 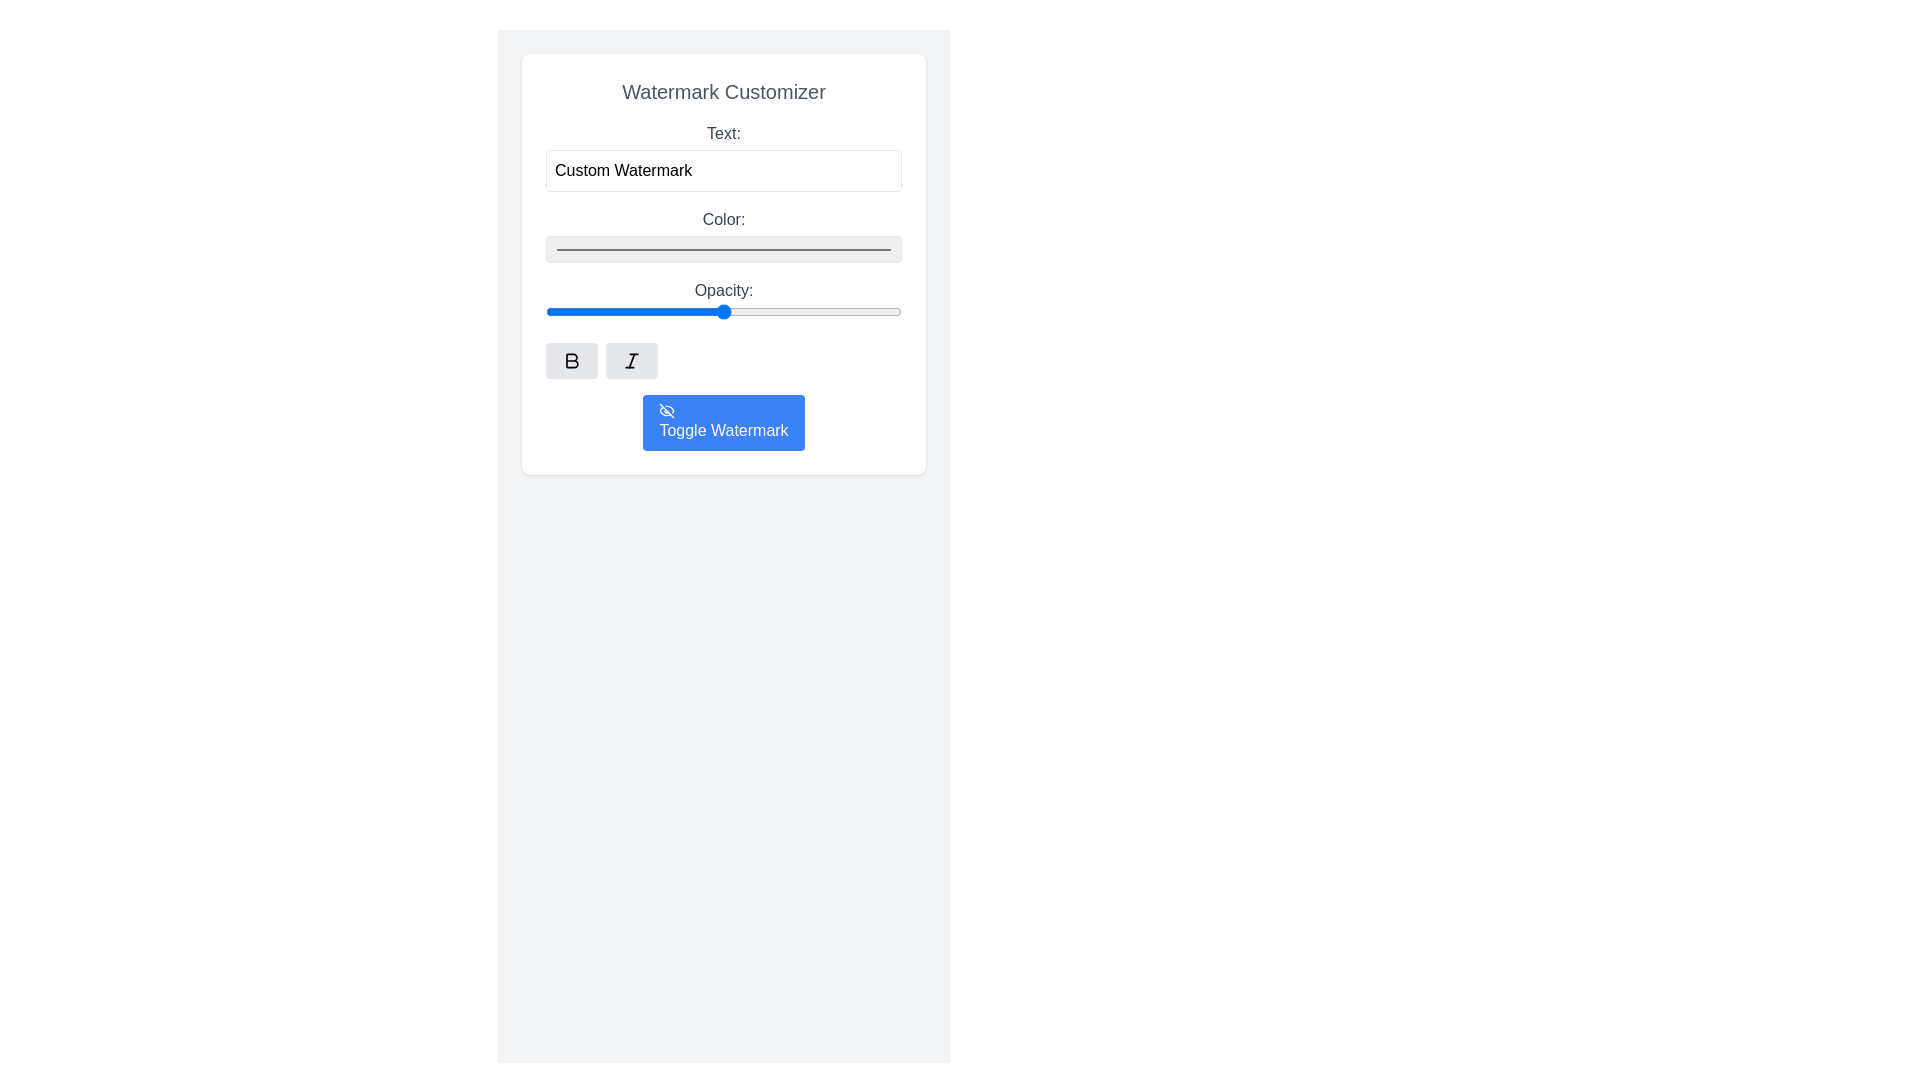 What do you see at coordinates (546, 312) in the screenshot?
I see `opacity value` at bounding box center [546, 312].